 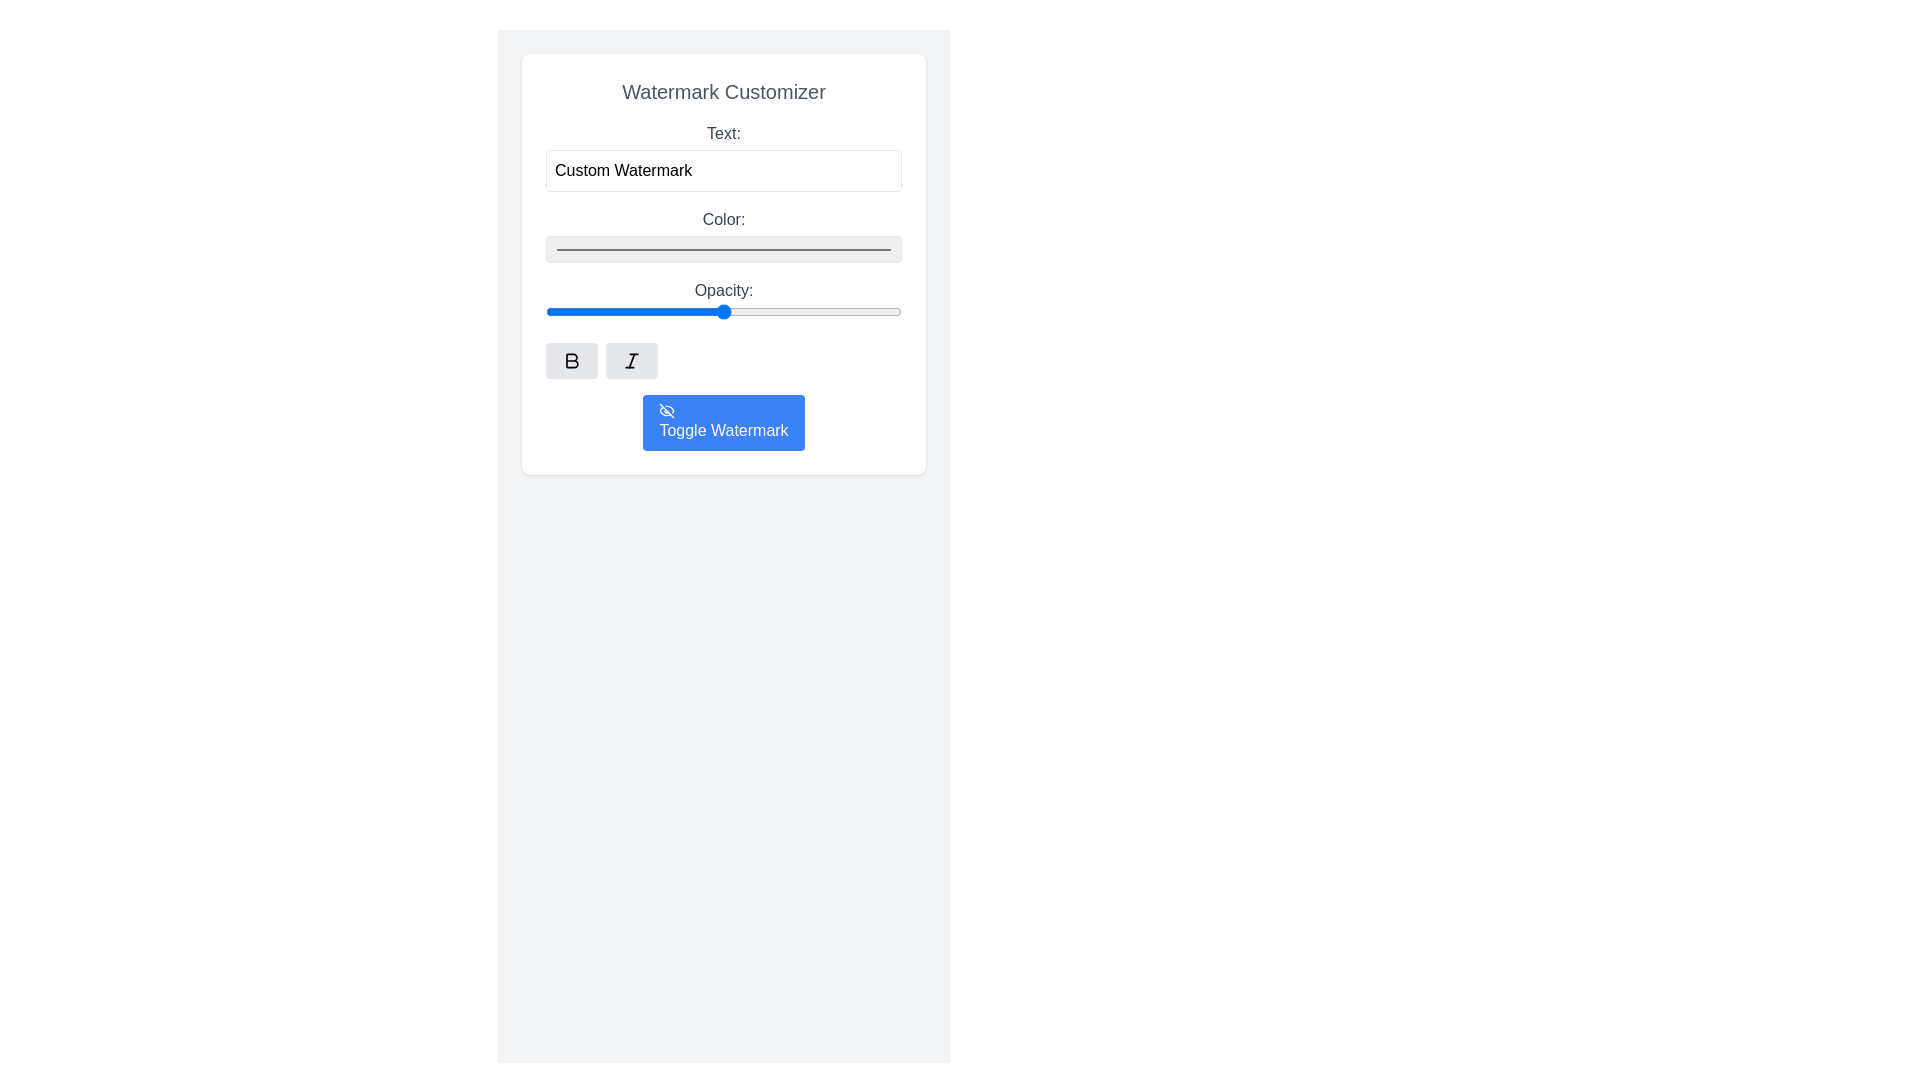 What do you see at coordinates (546, 312) in the screenshot?
I see `opacity value` at bounding box center [546, 312].